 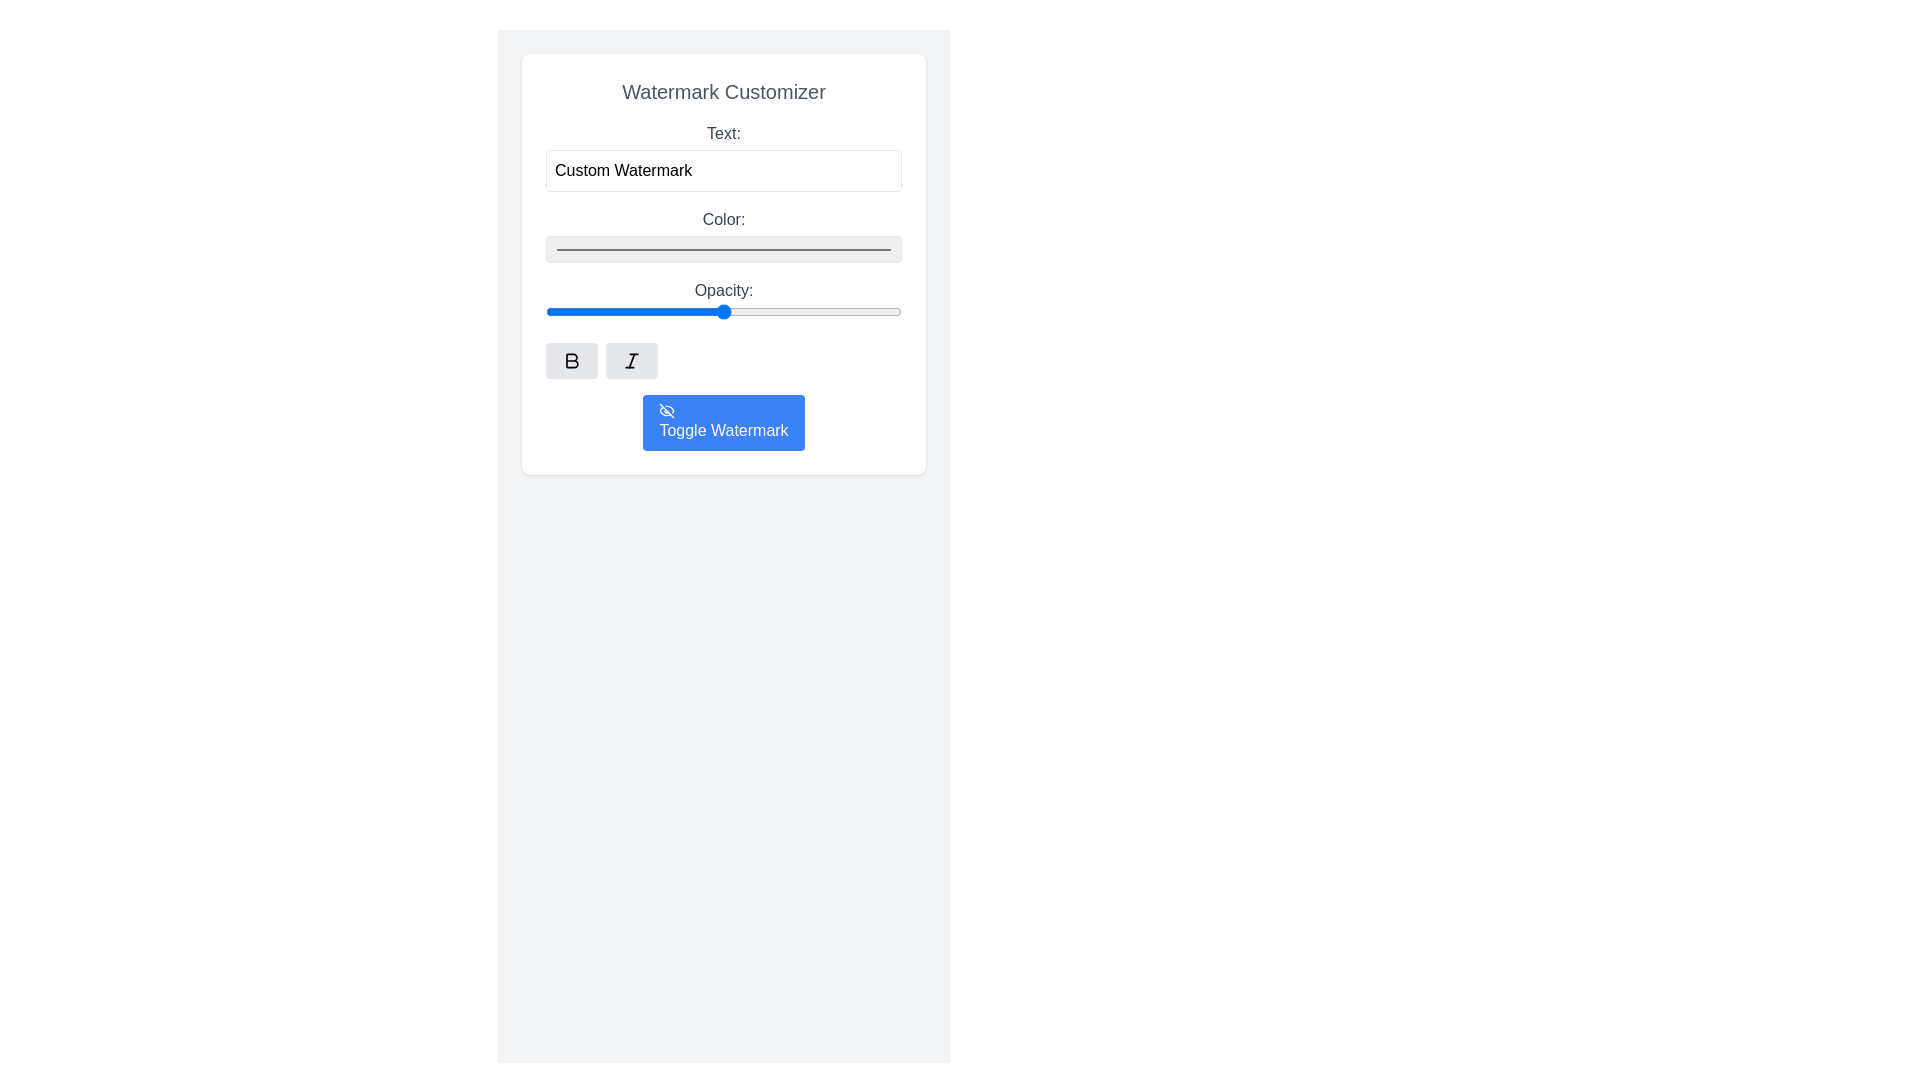 What do you see at coordinates (546, 312) in the screenshot?
I see `opacity value` at bounding box center [546, 312].